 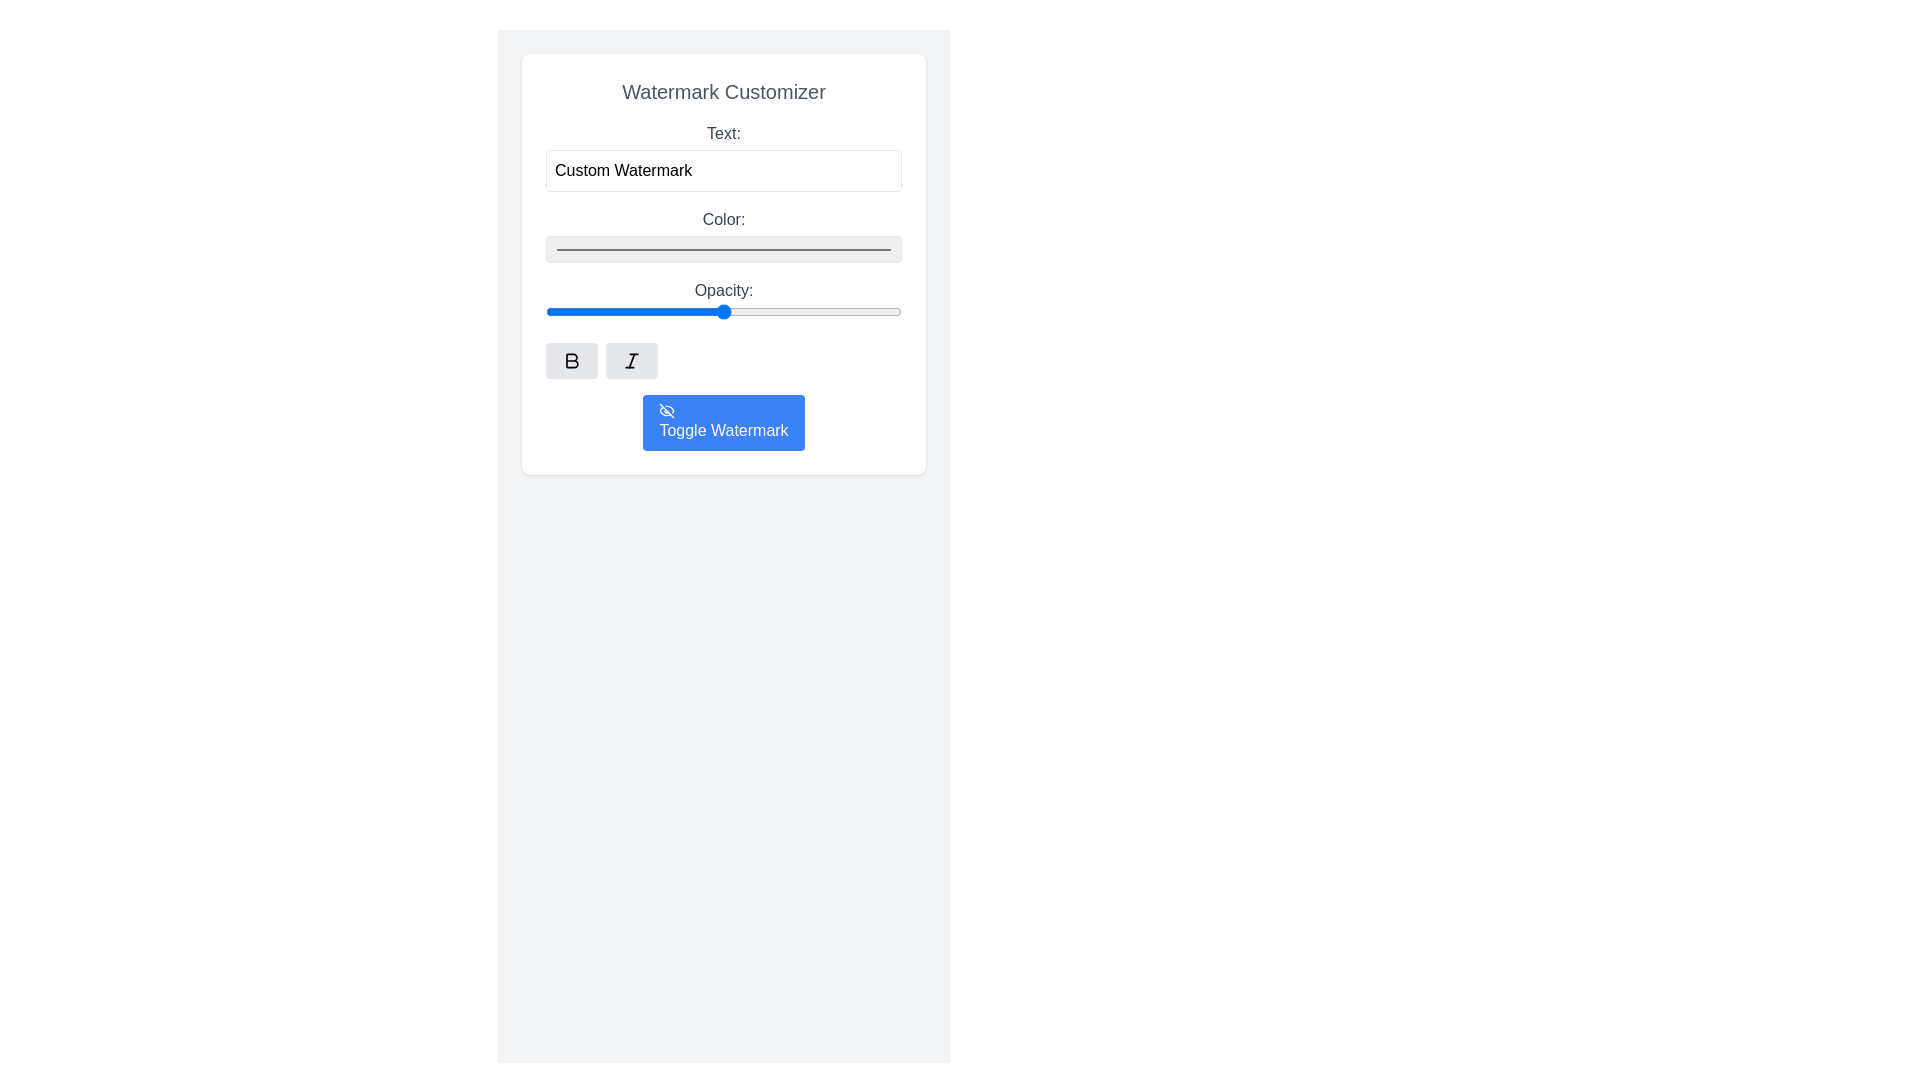 What do you see at coordinates (546, 312) in the screenshot?
I see `opacity value` at bounding box center [546, 312].